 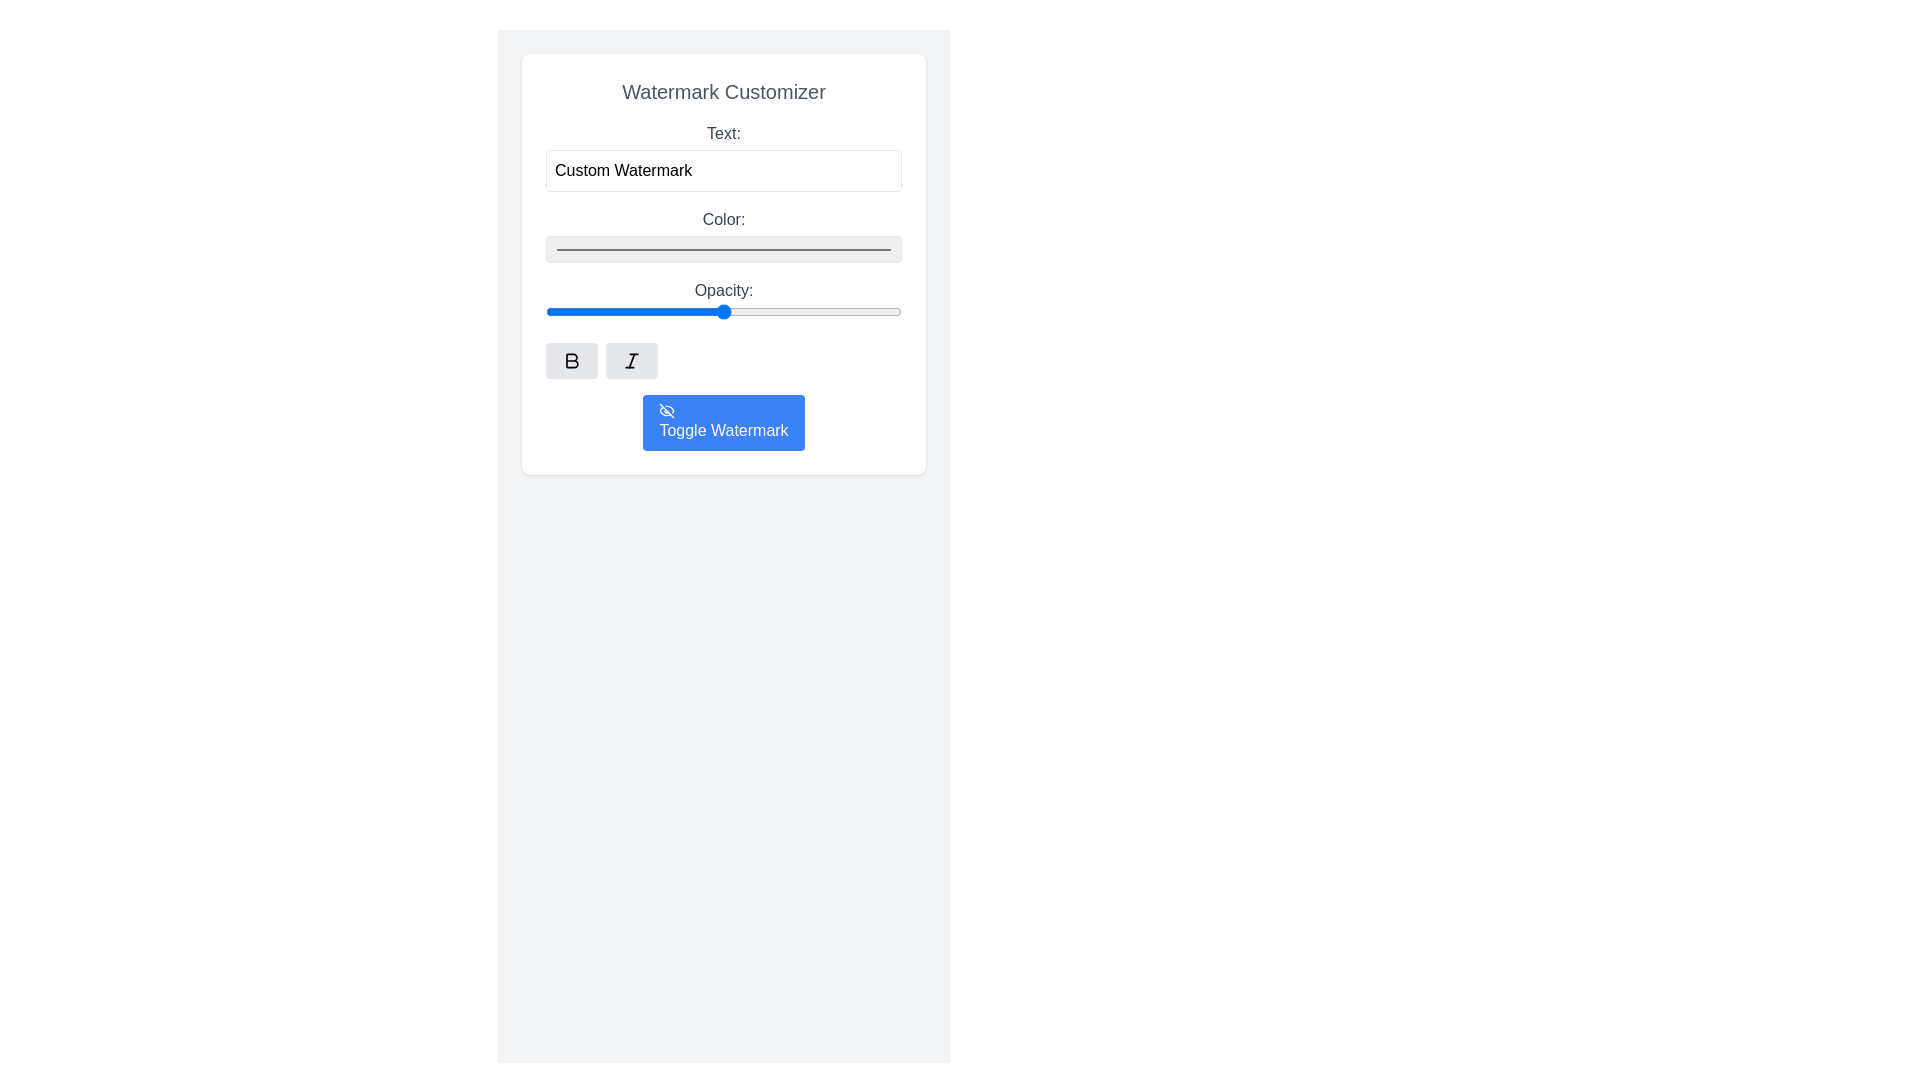 What do you see at coordinates (546, 312) in the screenshot?
I see `opacity value` at bounding box center [546, 312].